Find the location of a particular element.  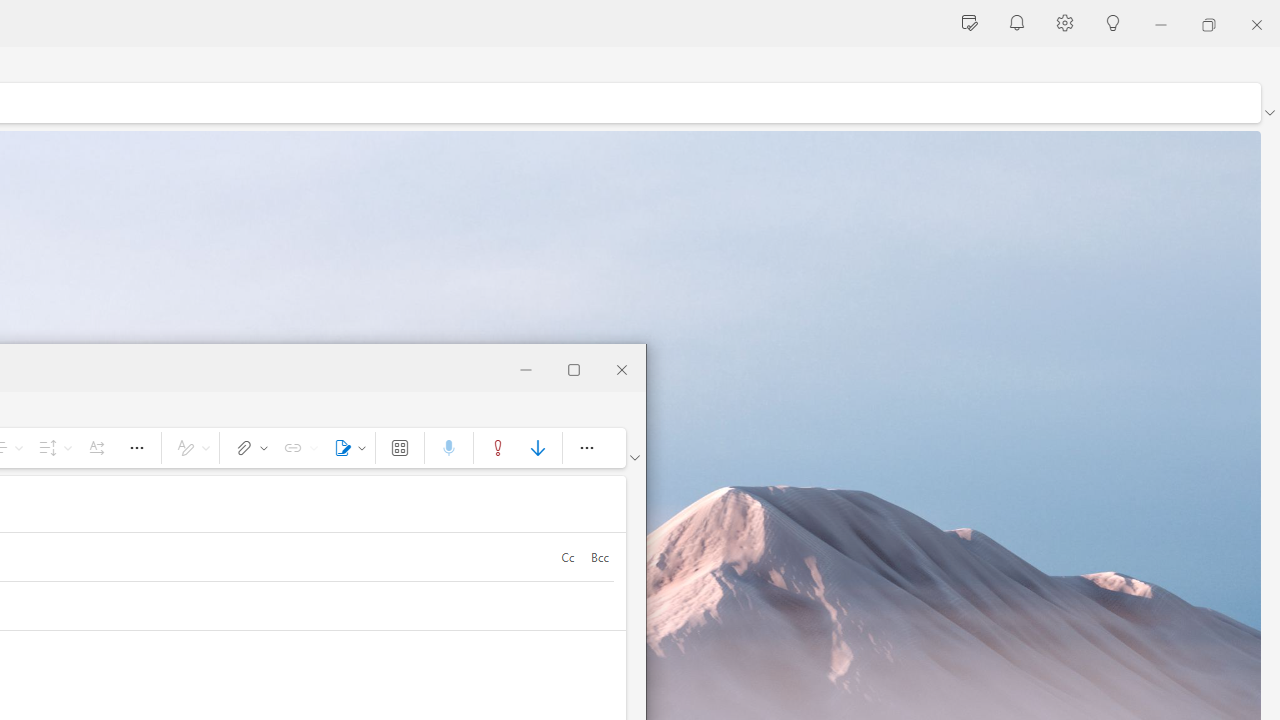

'Apps' is located at coordinates (400, 446).